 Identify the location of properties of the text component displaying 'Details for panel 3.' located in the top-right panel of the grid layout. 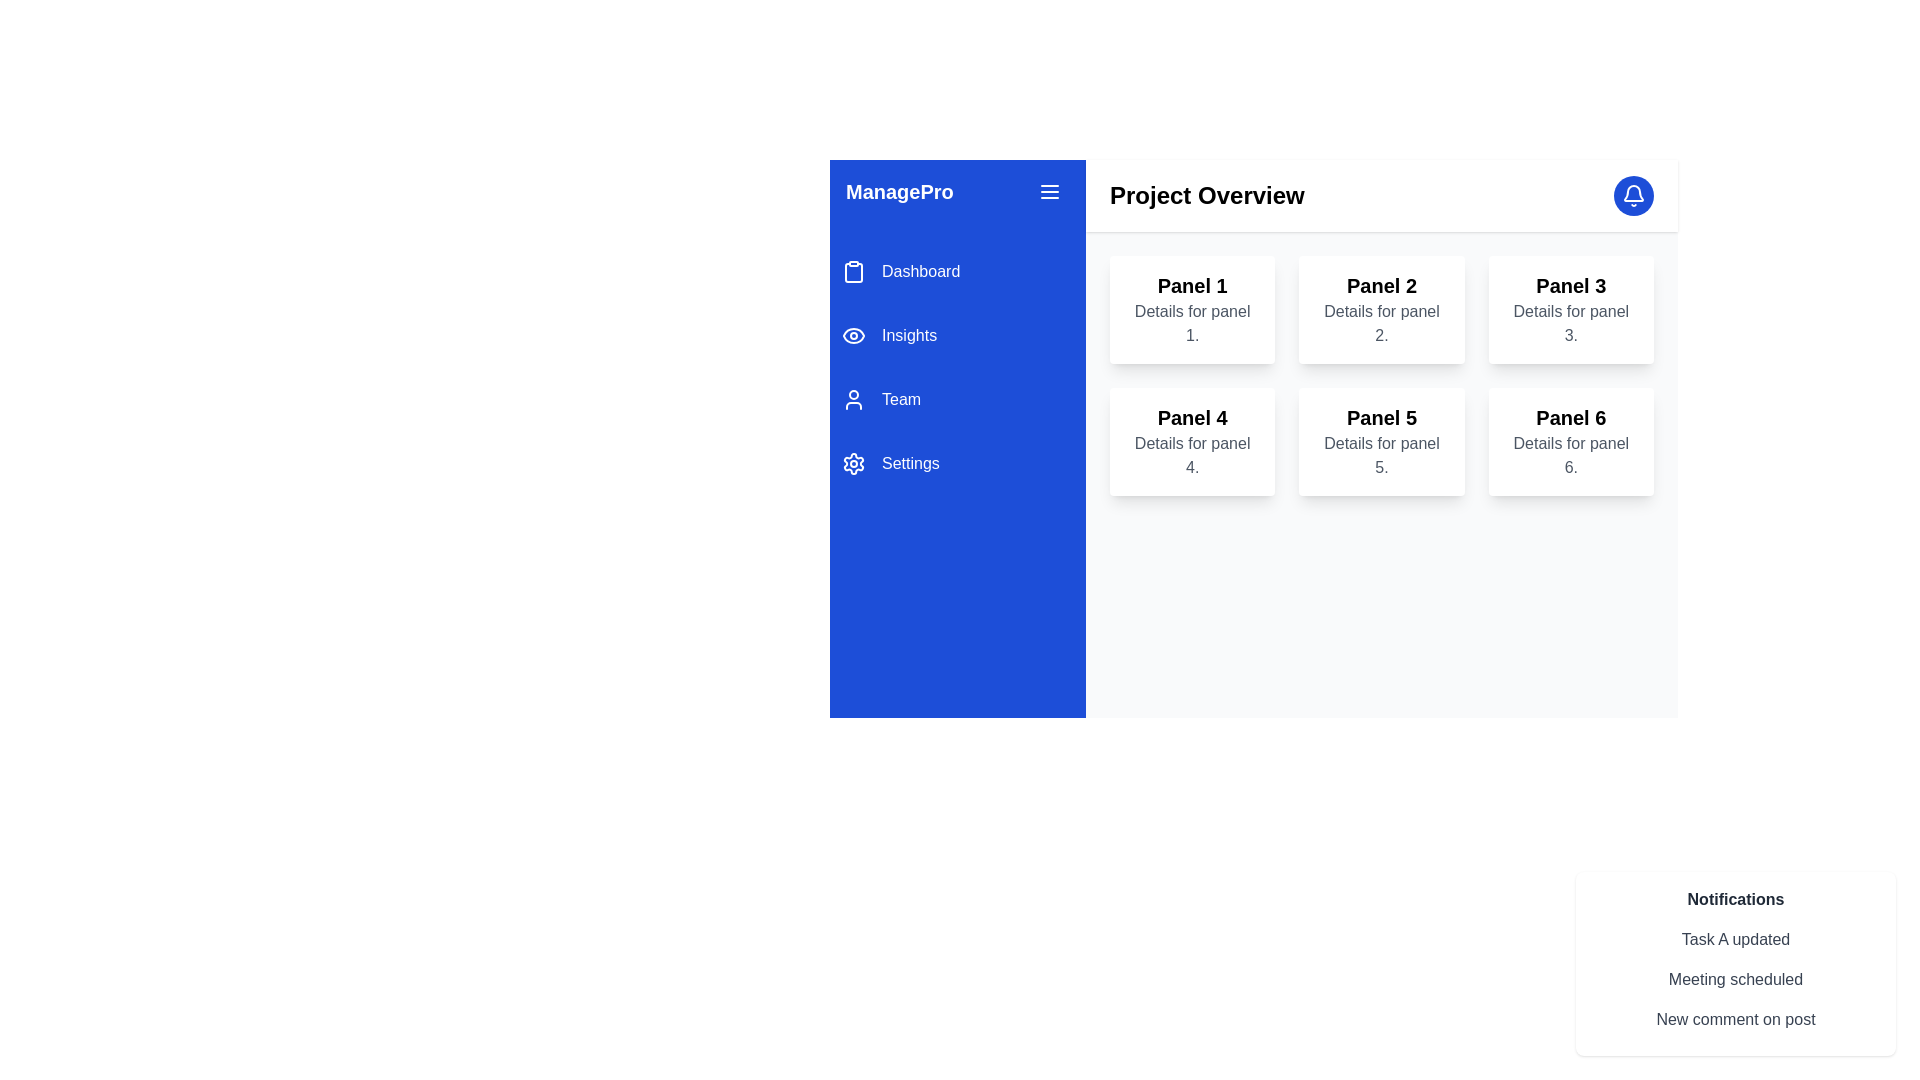
(1570, 323).